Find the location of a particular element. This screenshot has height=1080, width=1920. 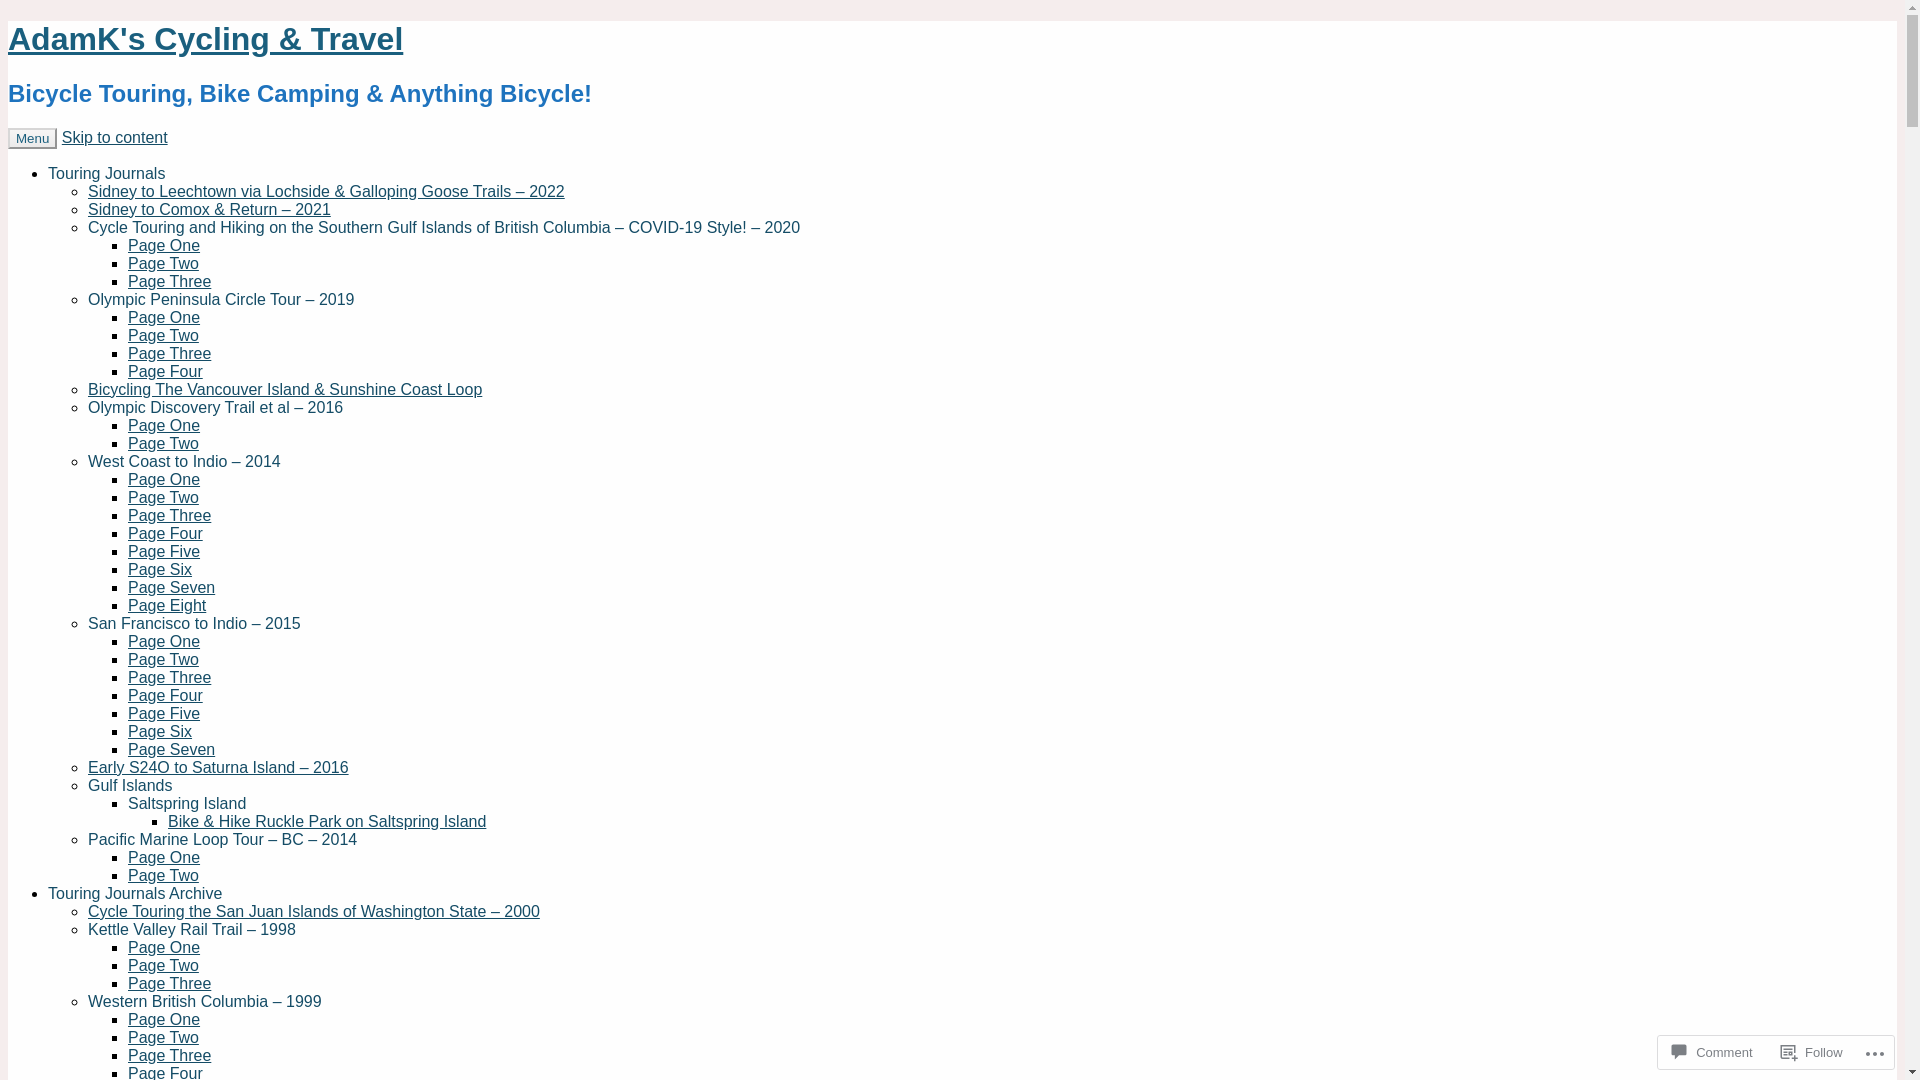

'Page Eight' is located at coordinates (167, 604).